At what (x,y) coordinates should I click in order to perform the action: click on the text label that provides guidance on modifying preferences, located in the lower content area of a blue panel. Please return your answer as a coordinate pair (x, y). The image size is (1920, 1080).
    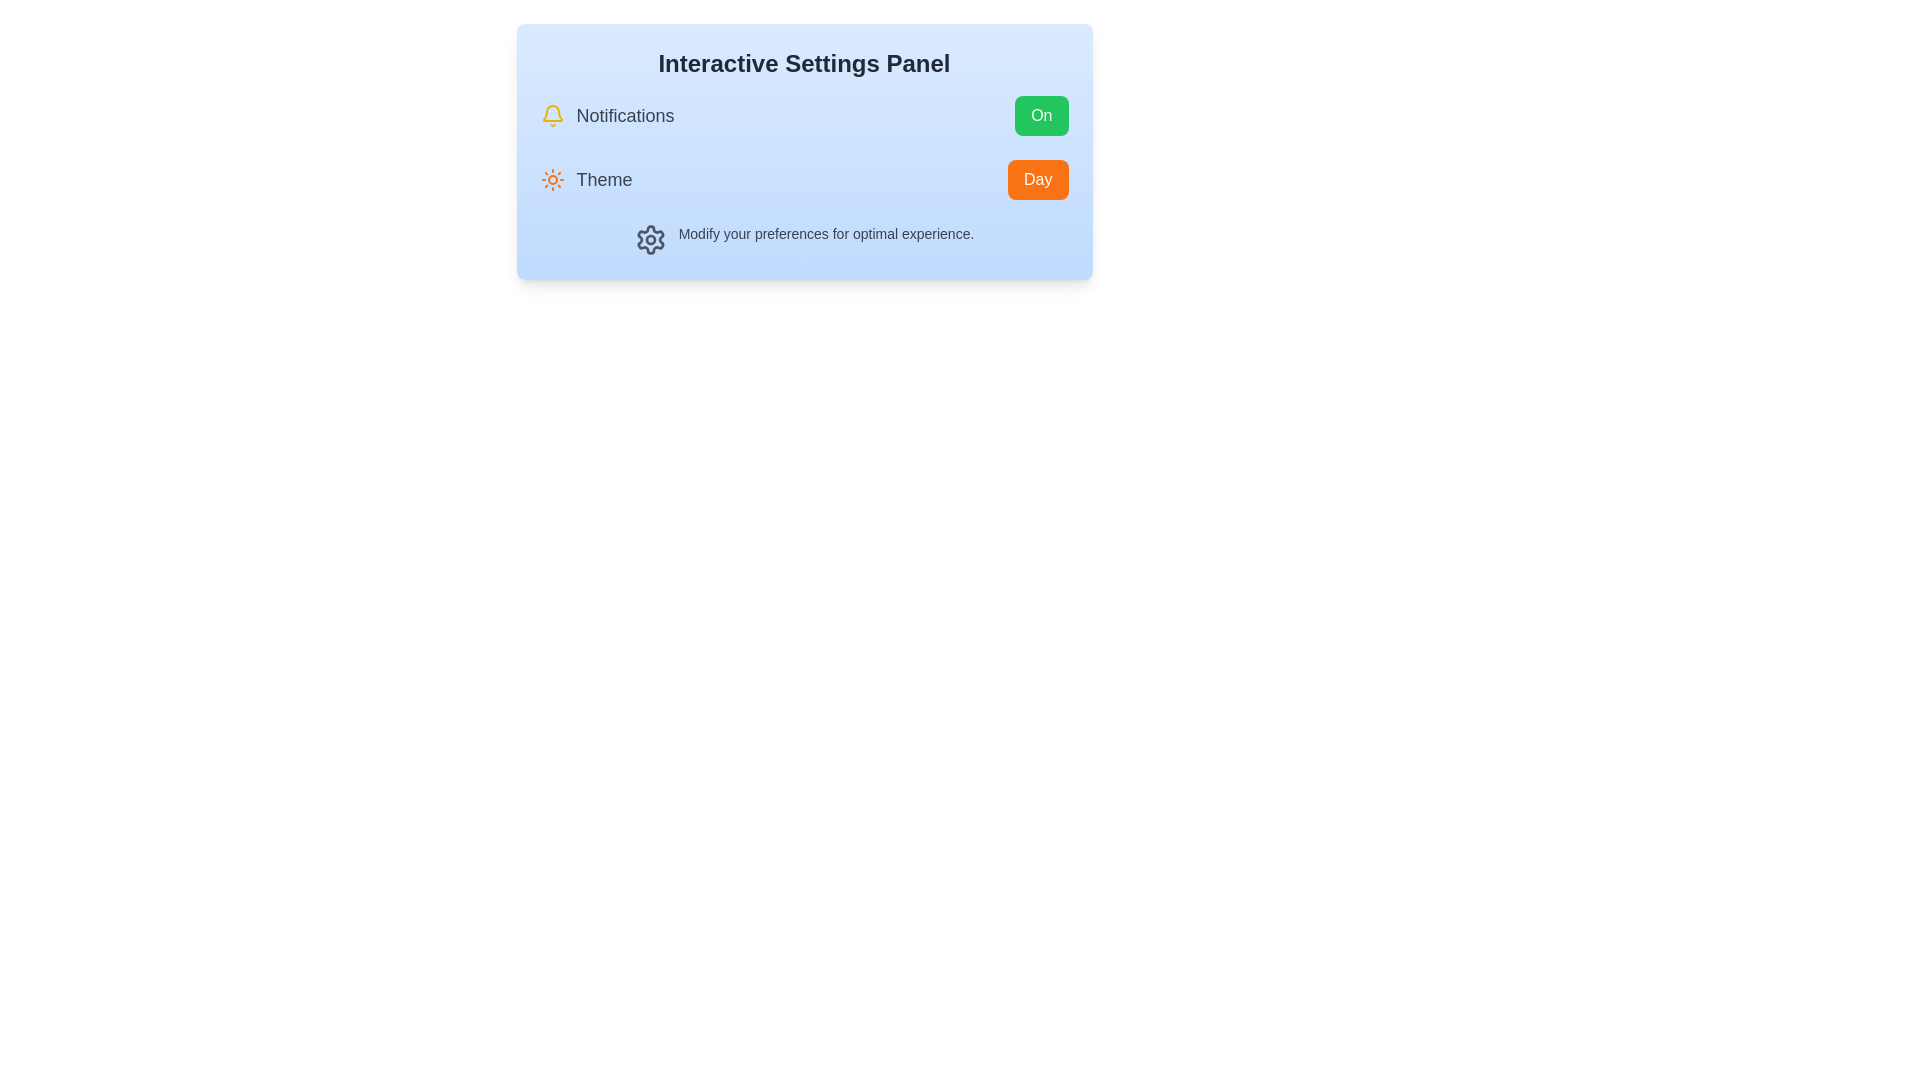
    Looking at the image, I should click on (826, 238).